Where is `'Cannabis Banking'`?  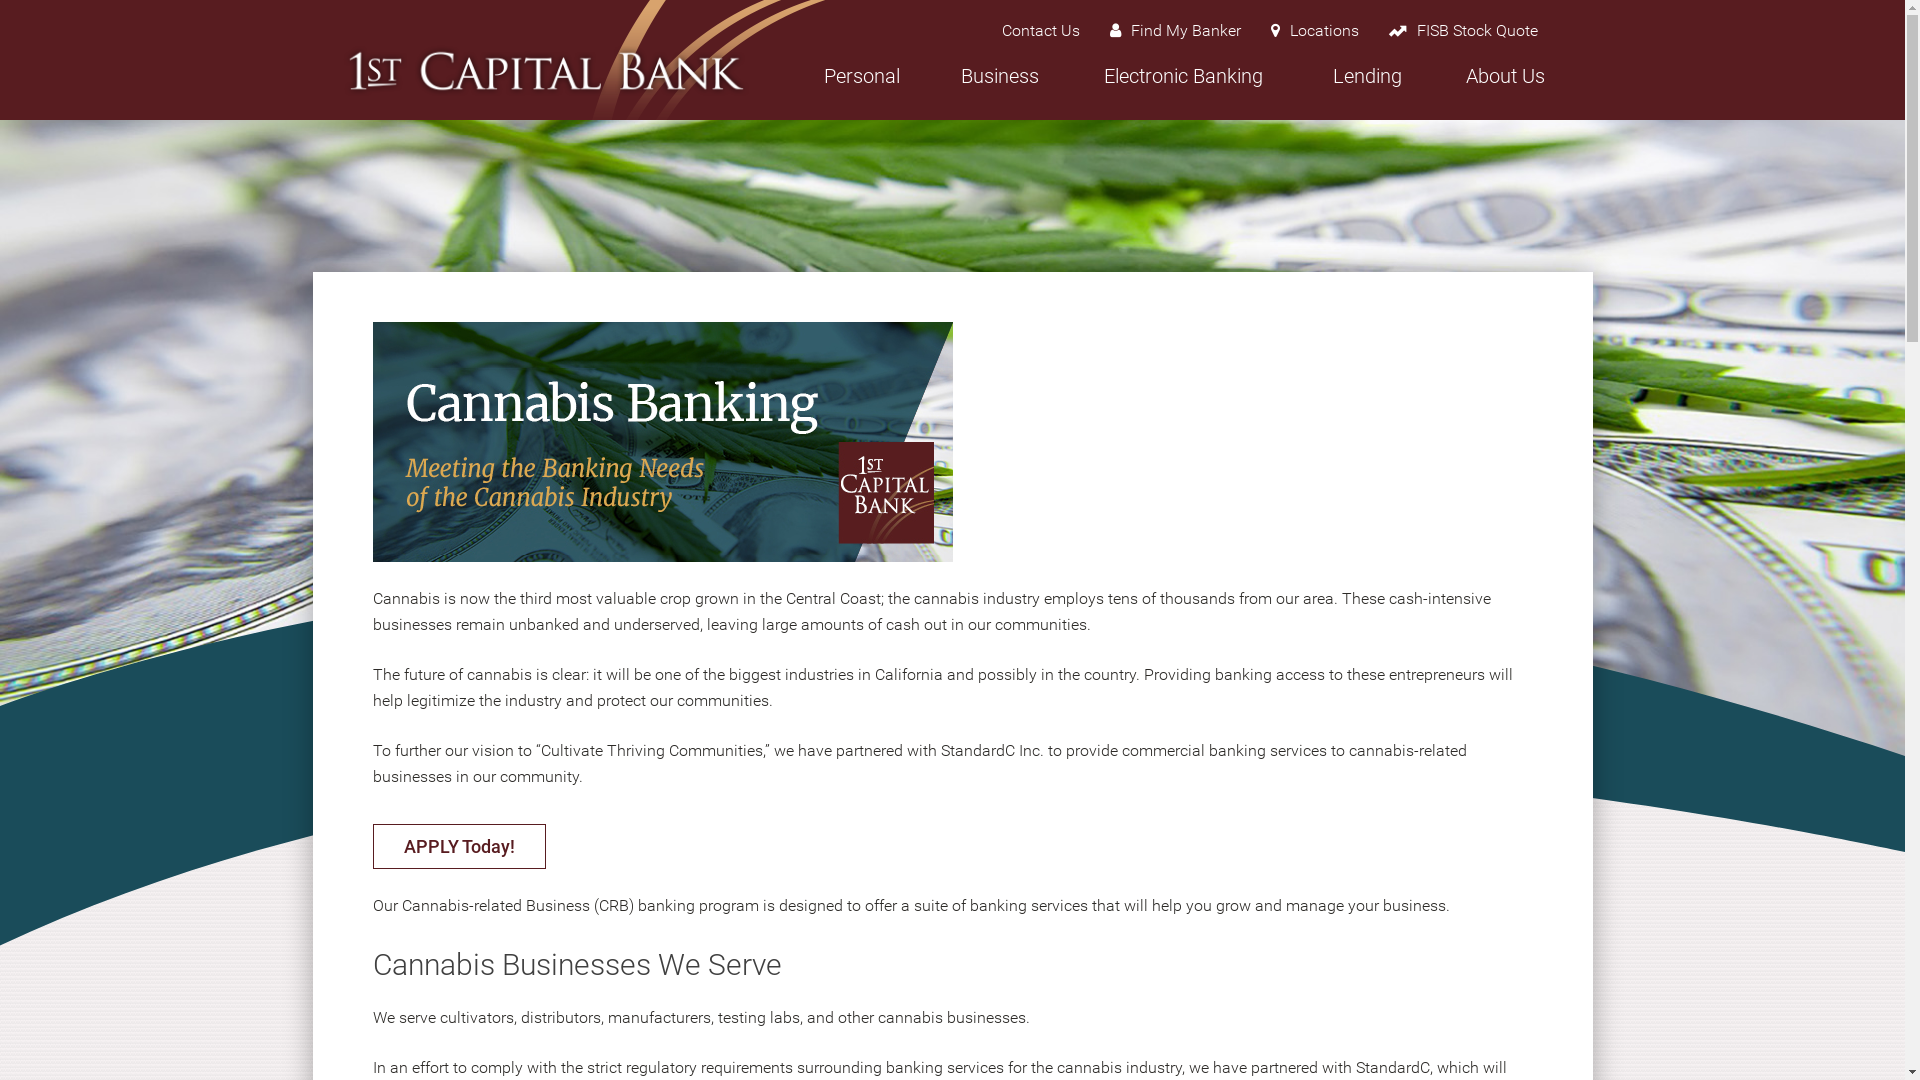
'Cannabis Banking' is located at coordinates (662, 441).